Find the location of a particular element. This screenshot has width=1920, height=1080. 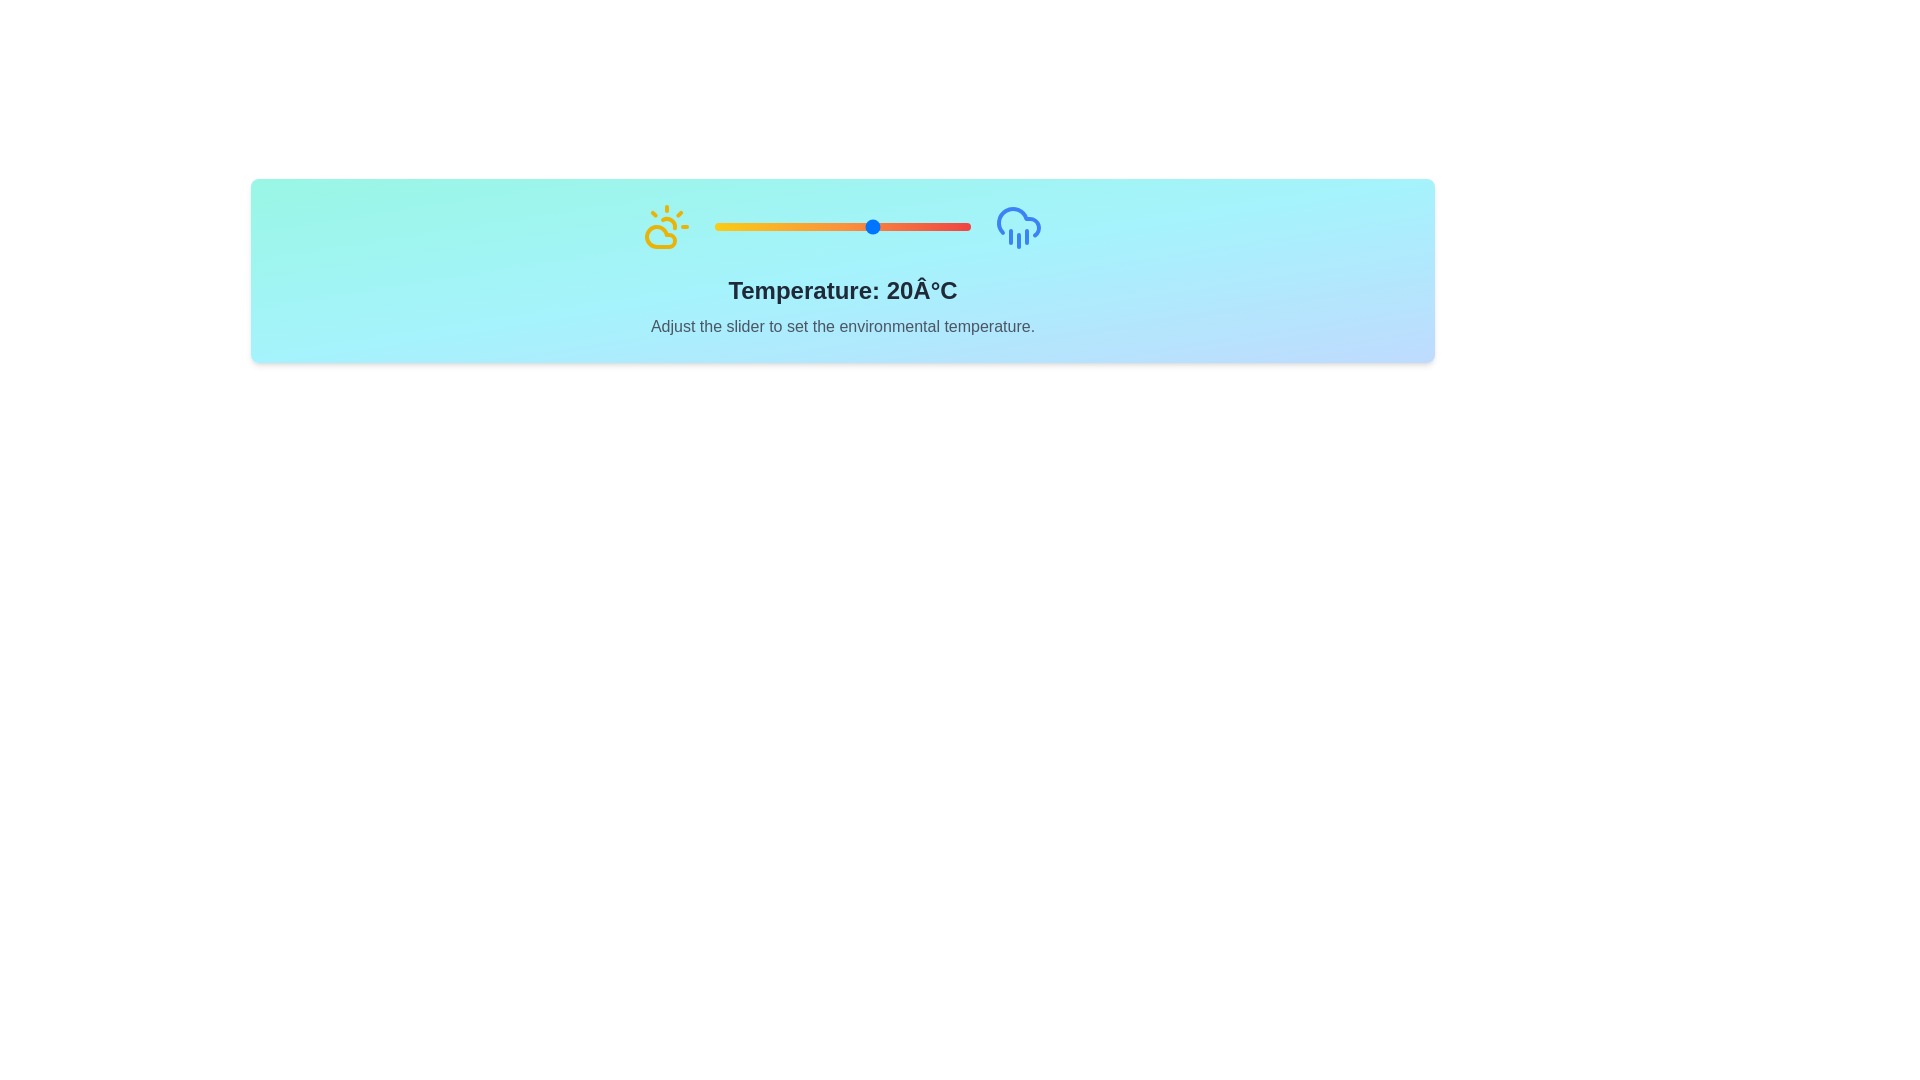

the slider to set the temperature to 12 degrees Celsius is located at coordinates (849, 226).